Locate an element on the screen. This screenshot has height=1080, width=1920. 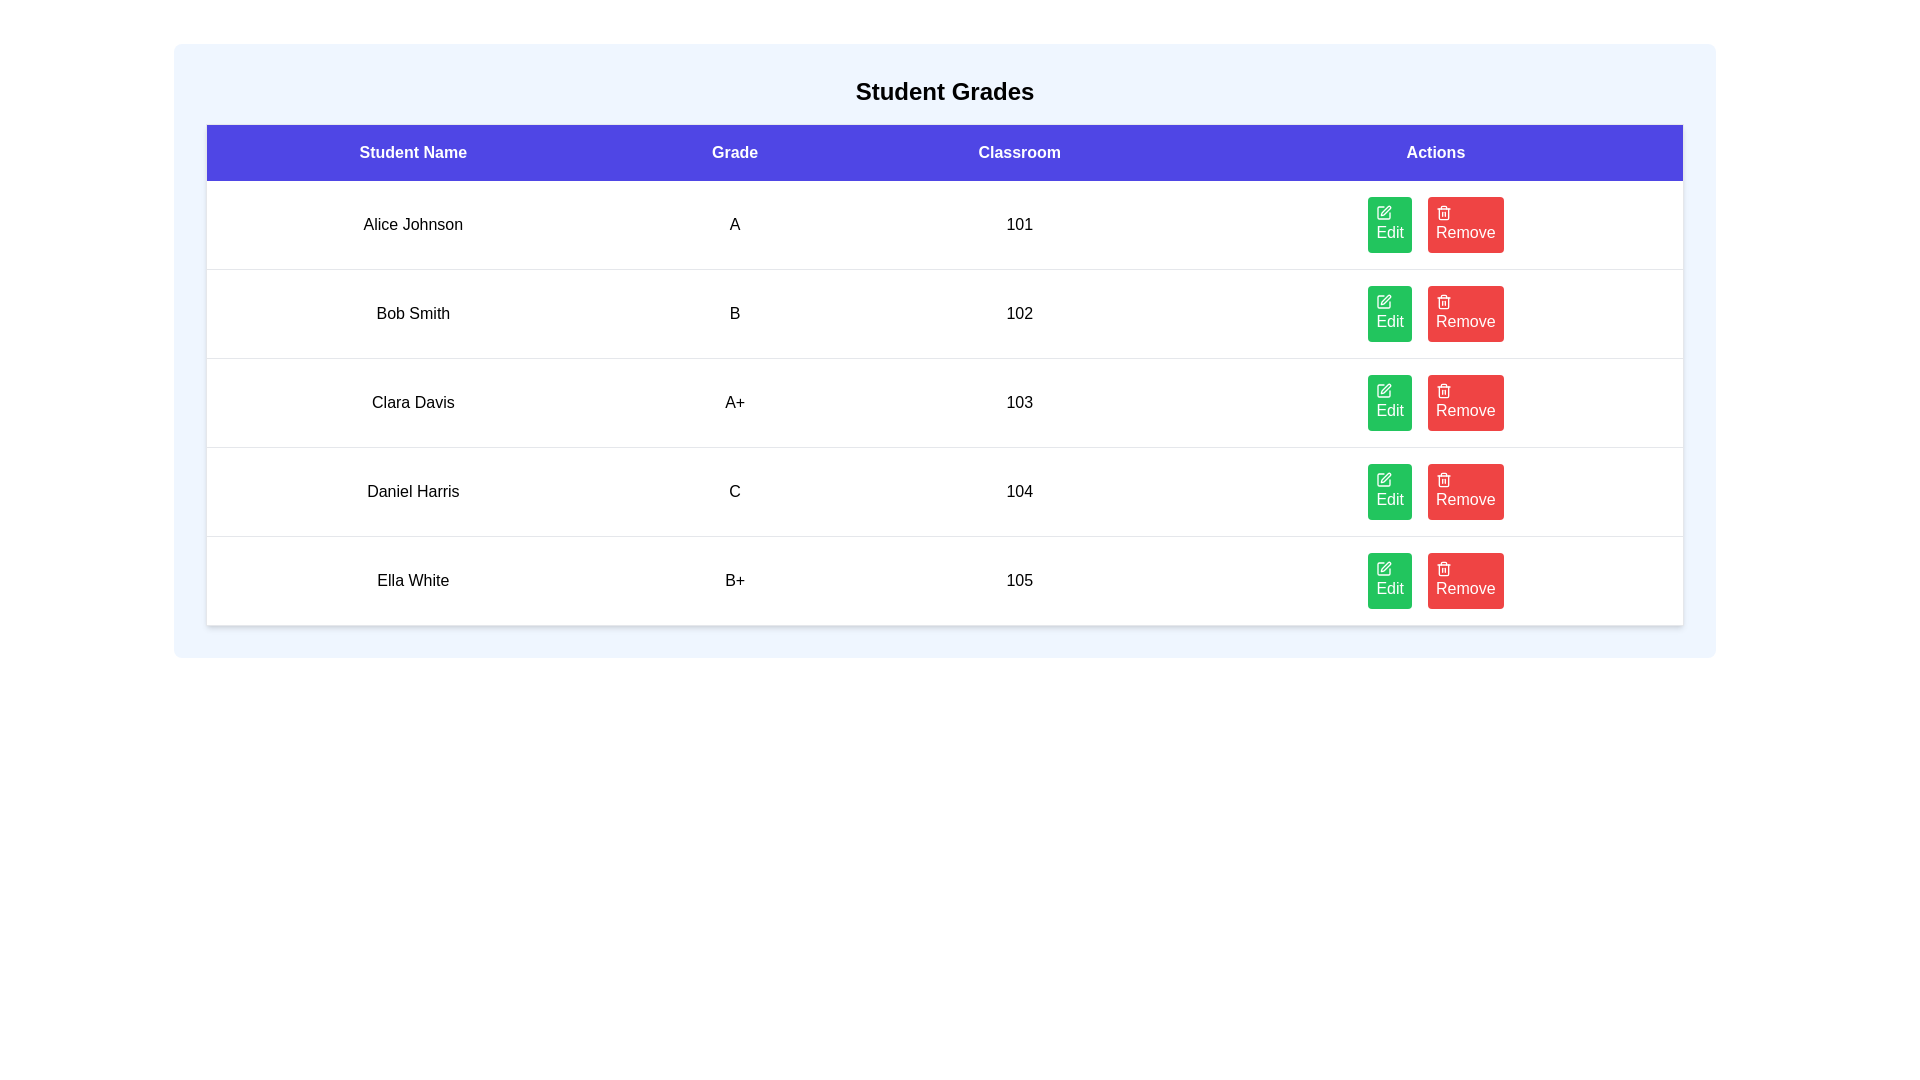
the 'Edit' button for the student named Ella White is located at coordinates (1389, 581).